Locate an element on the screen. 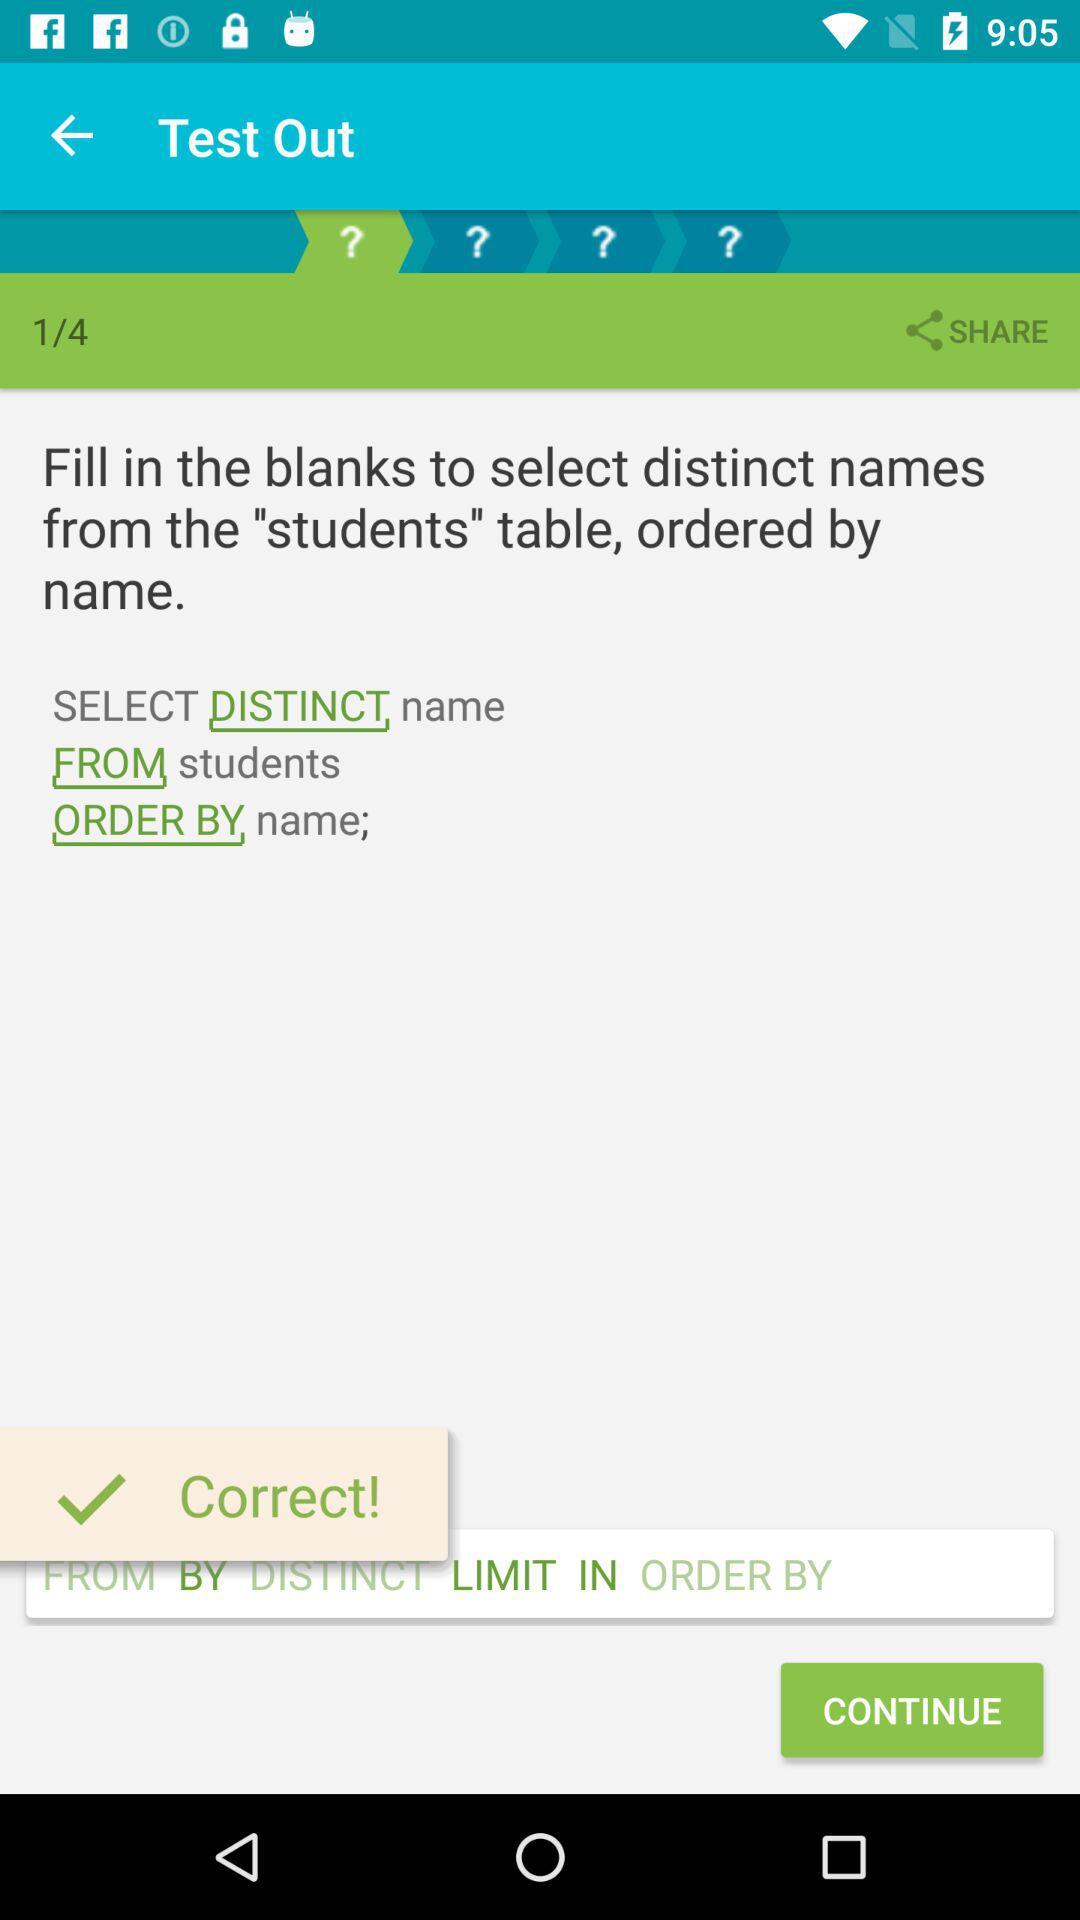 The image size is (1080, 1920). the continue item is located at coordinates (911, 1708).